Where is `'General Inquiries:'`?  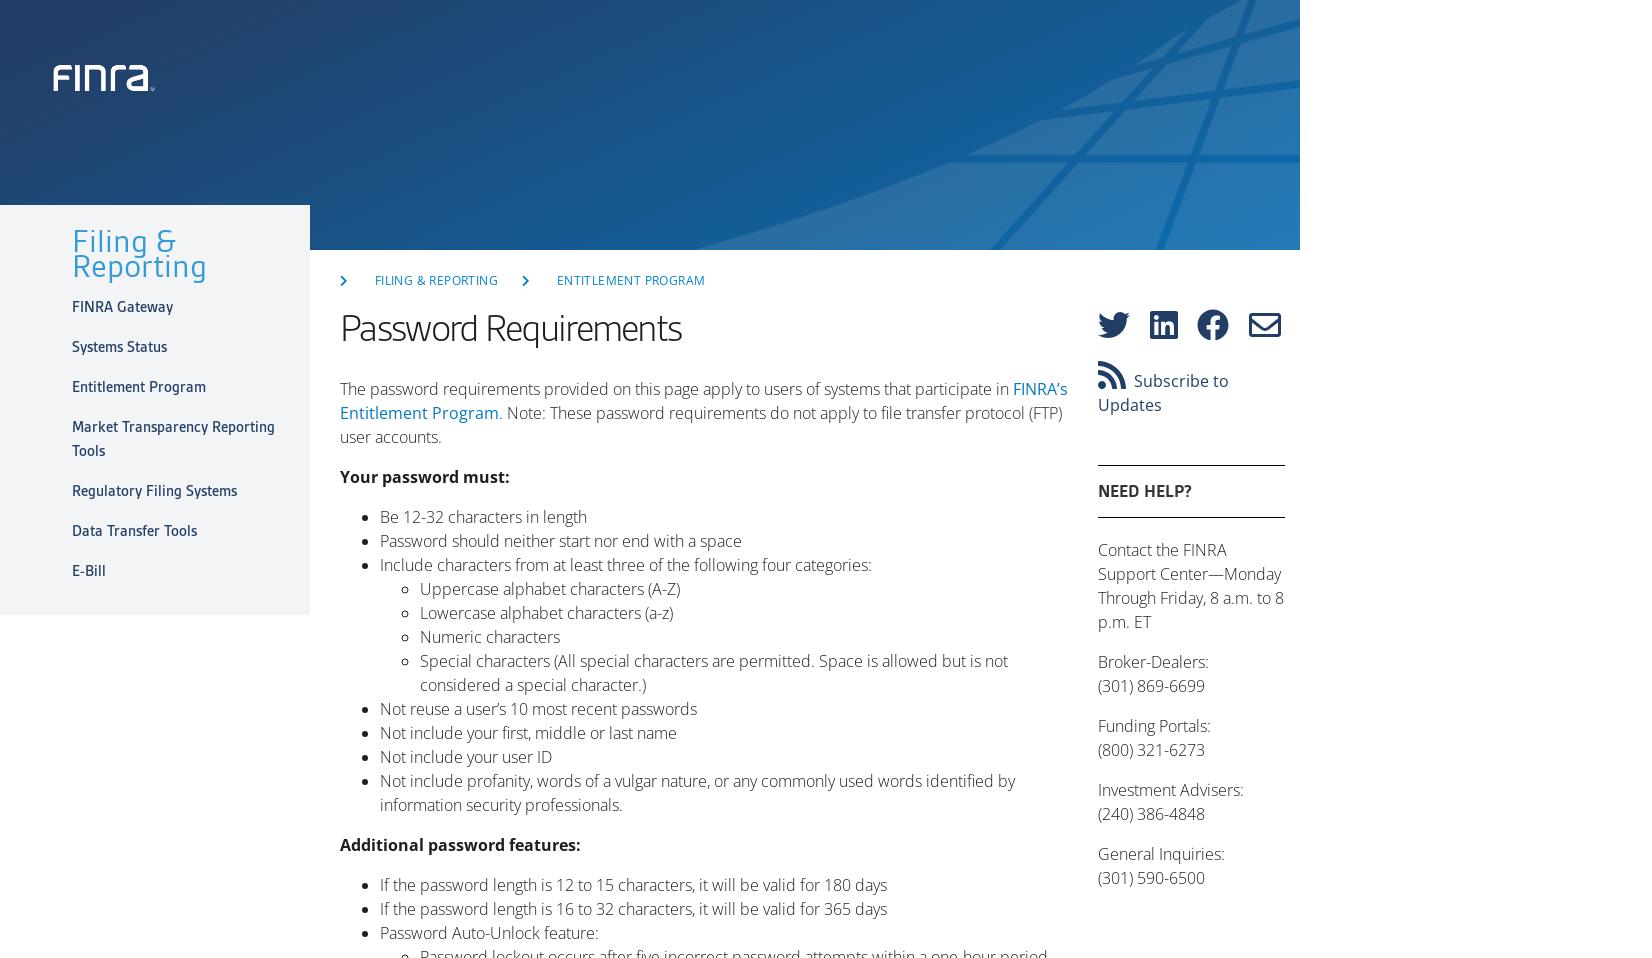 'General Inquiries:' is located at coordinates (1161, 852).